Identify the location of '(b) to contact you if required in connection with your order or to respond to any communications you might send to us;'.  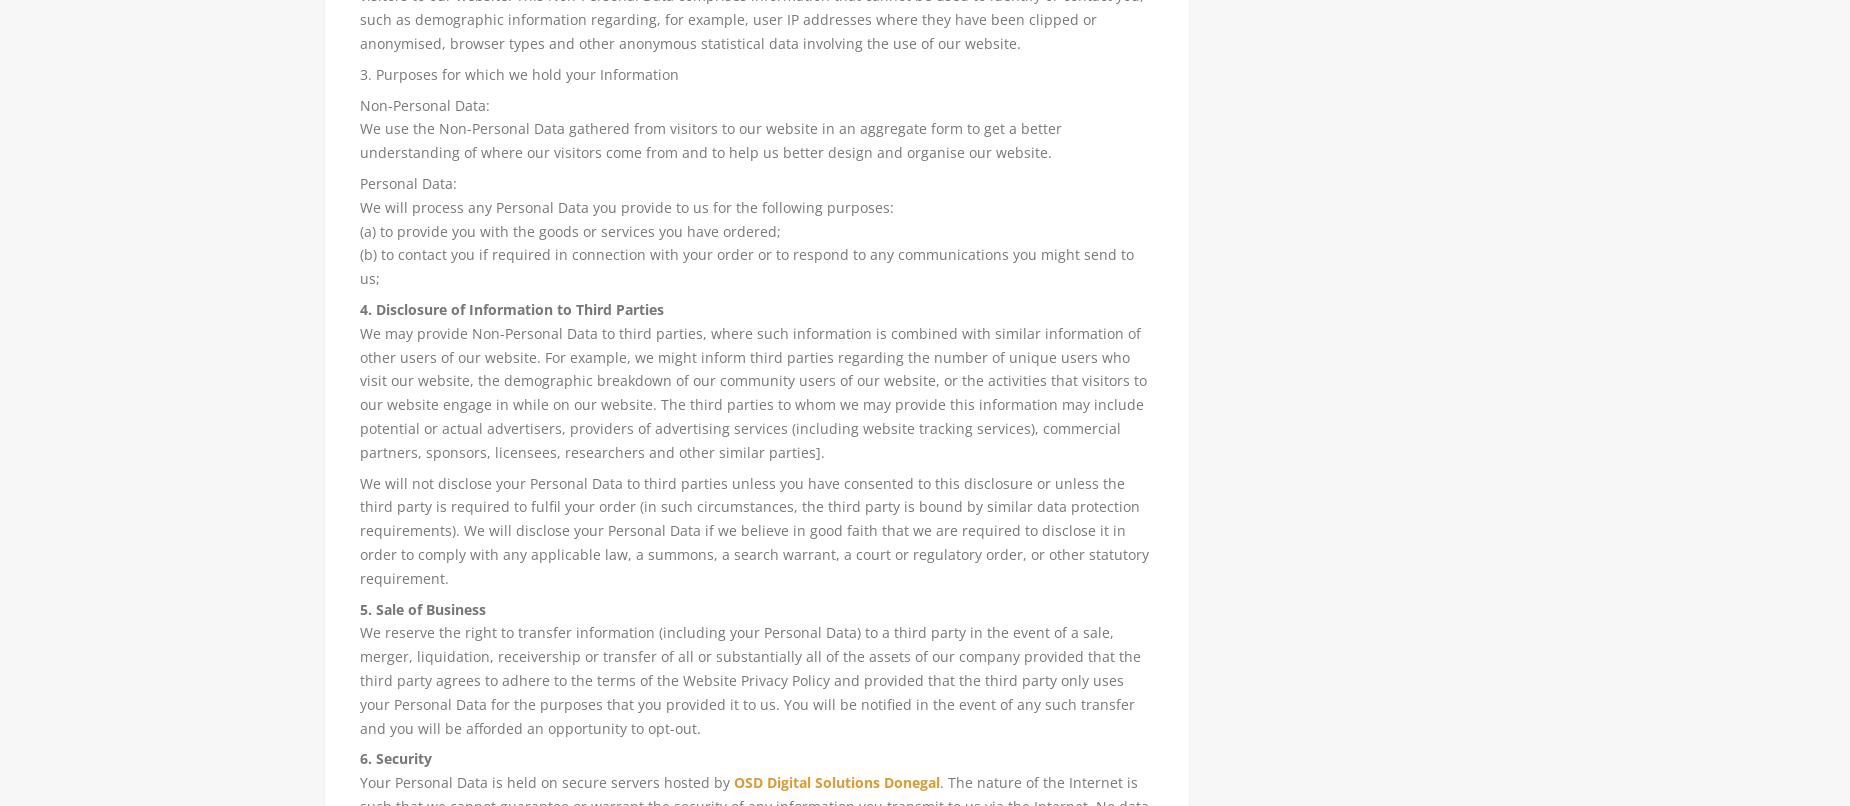
(745, 265).